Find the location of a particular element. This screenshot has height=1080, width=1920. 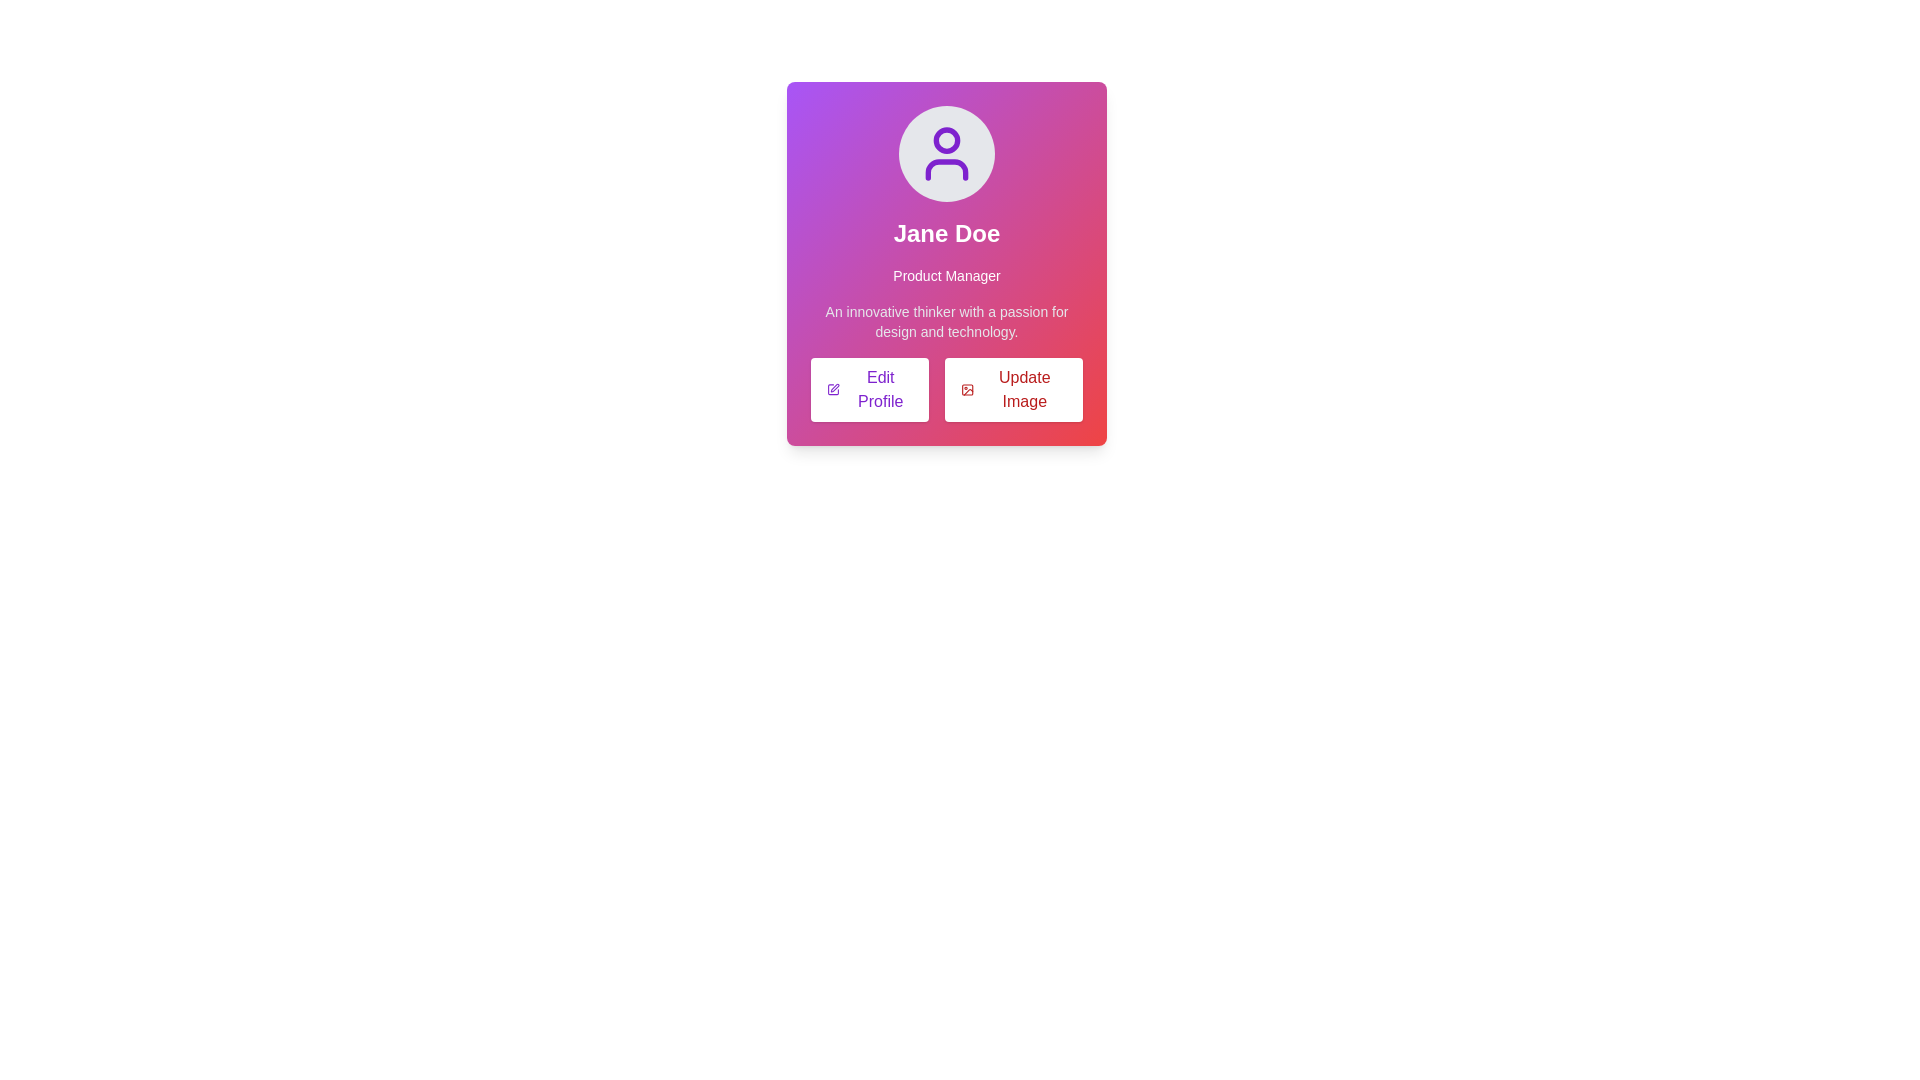

the decorative icon located to the left of the 'Update Image' button, which enhances its visual appeal is located at coordinates (967, 389).